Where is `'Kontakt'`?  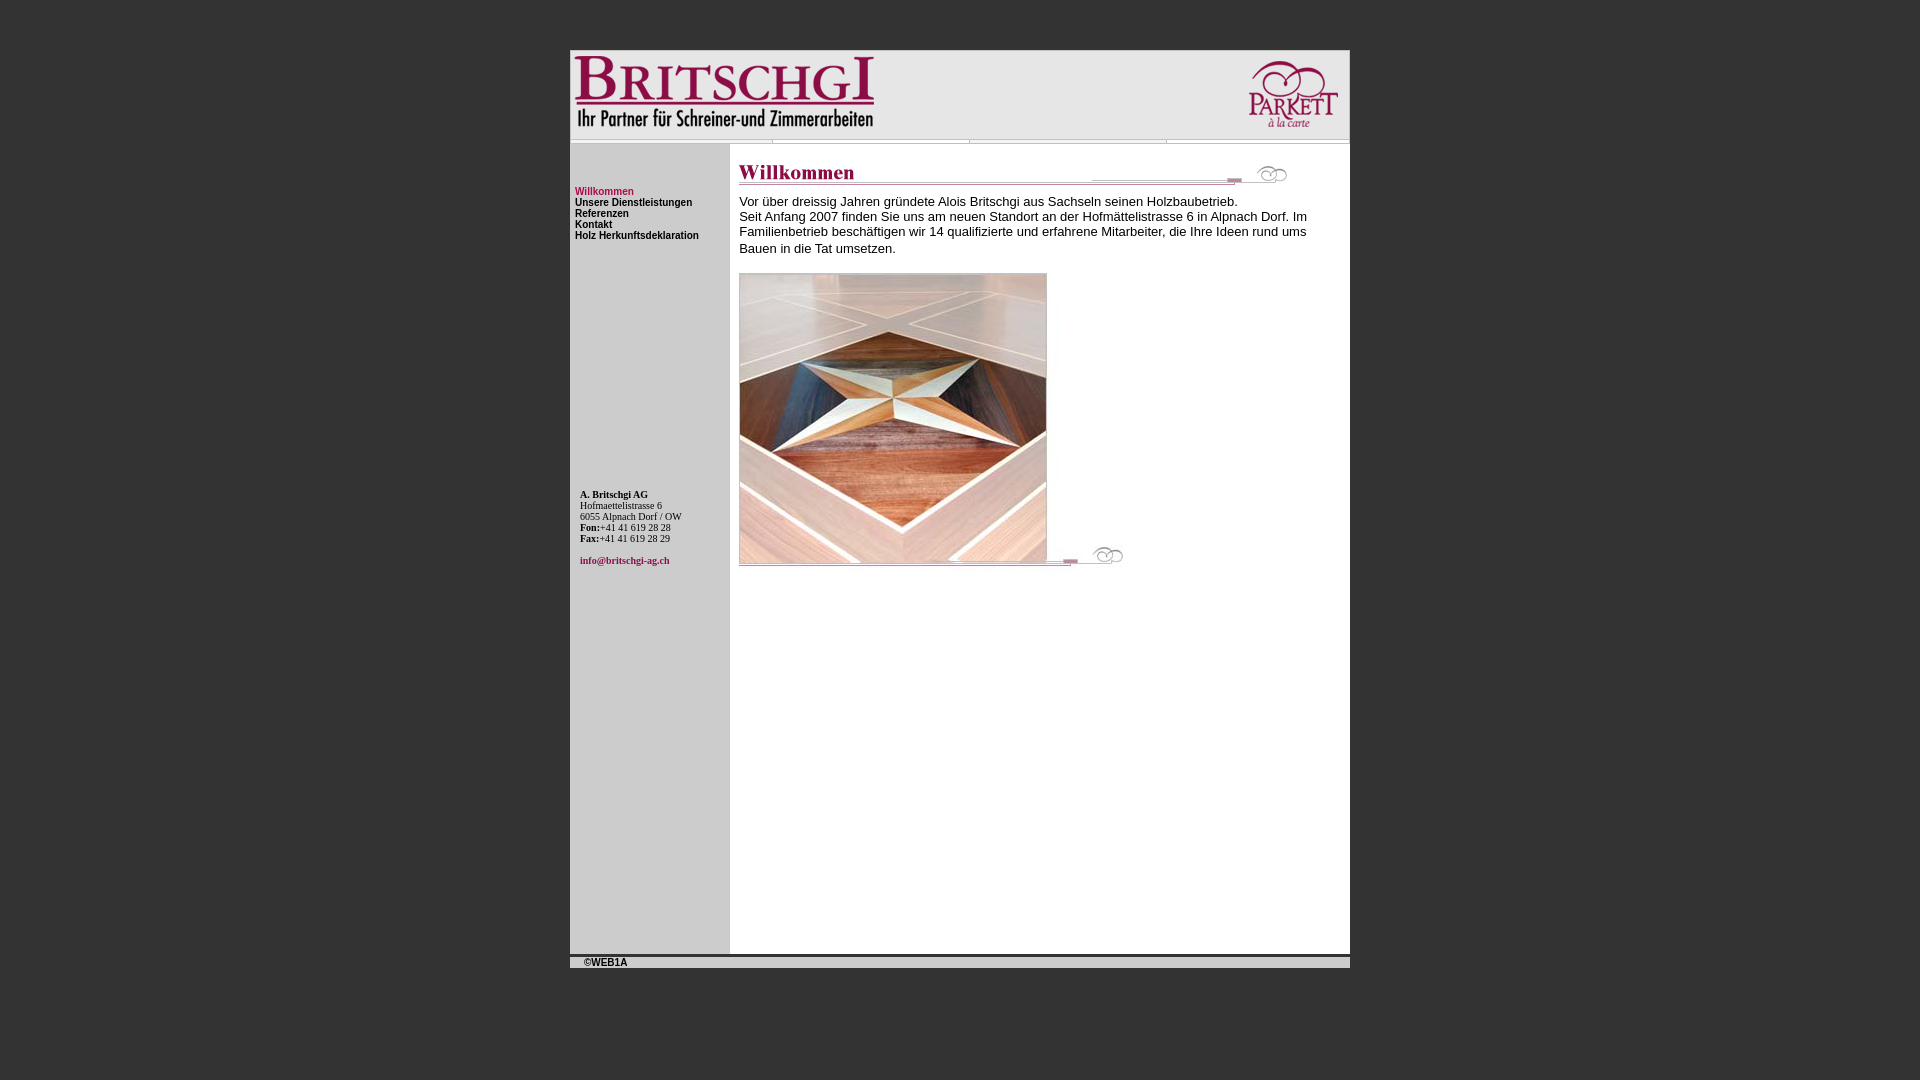
'Kontakt' is located at coordinates (592, 224).